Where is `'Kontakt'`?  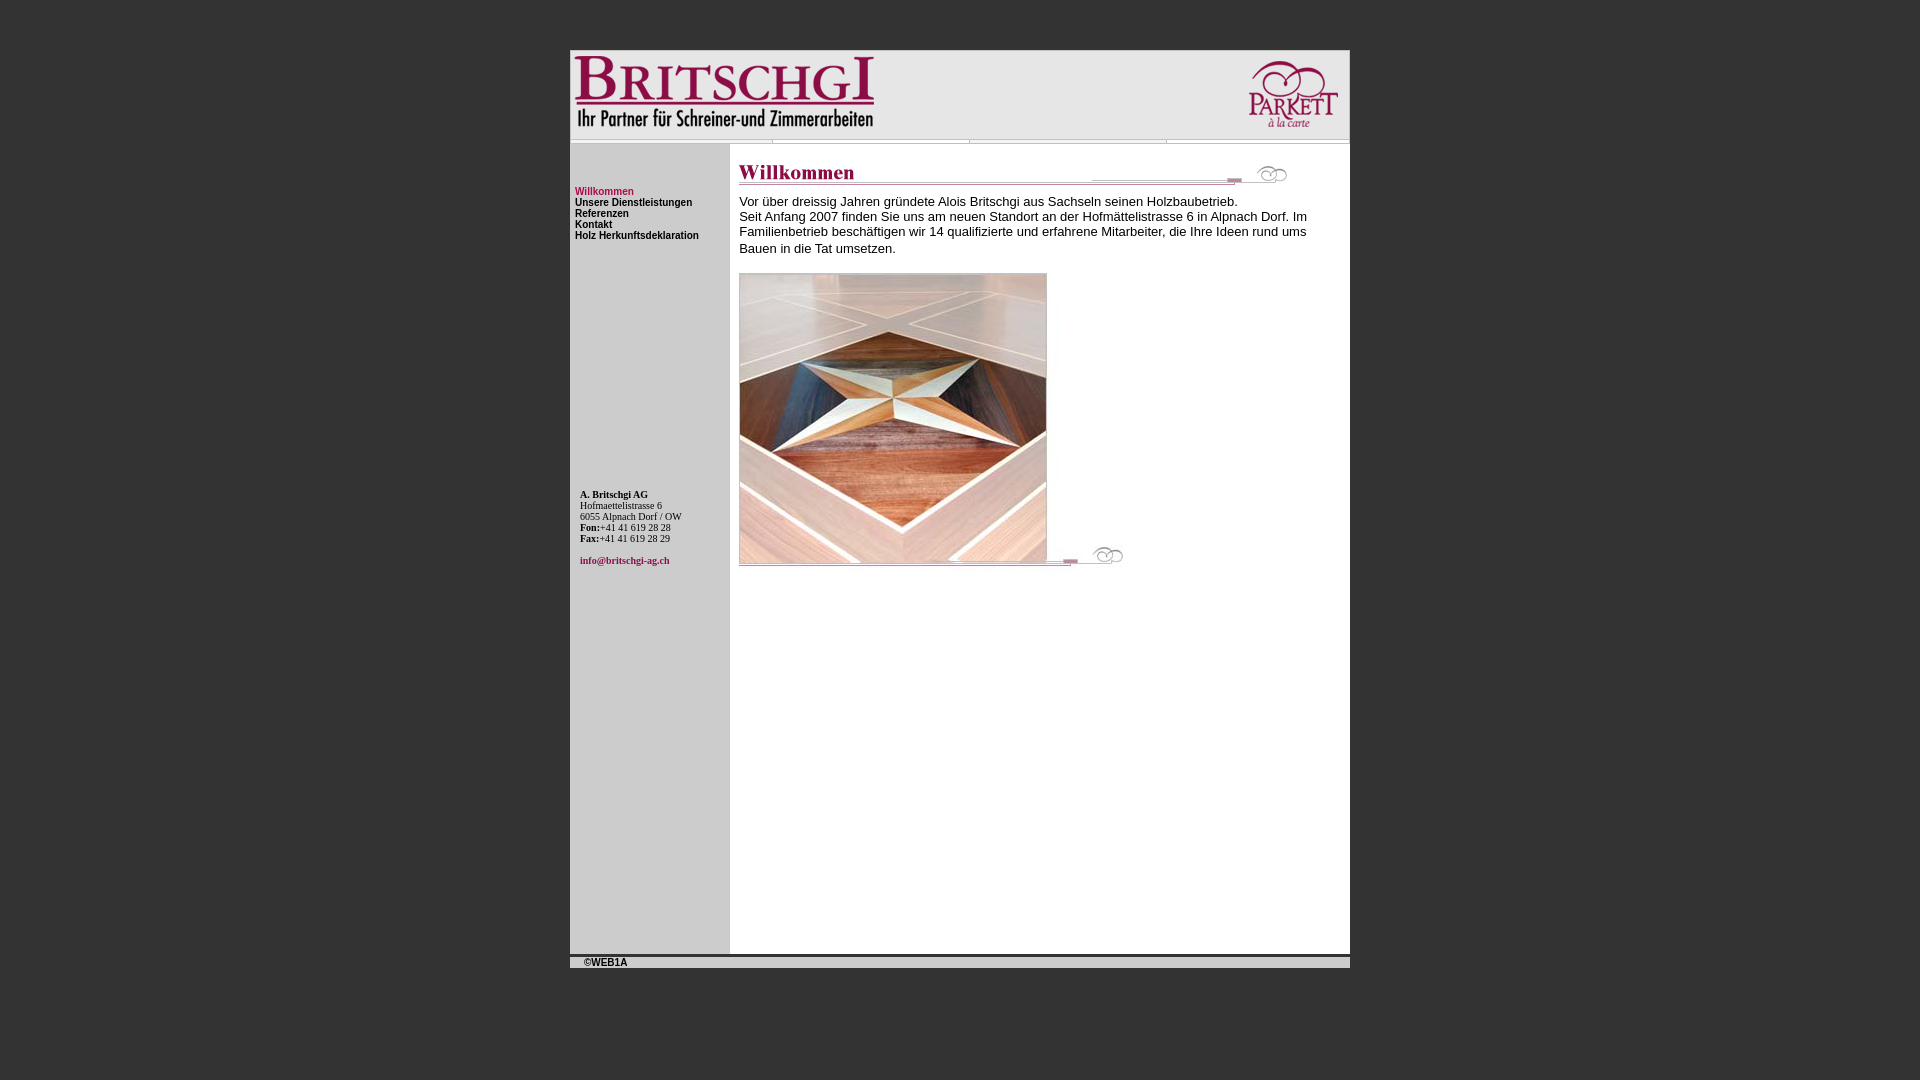
'Kontakt' is located at coordinates (592, 224).